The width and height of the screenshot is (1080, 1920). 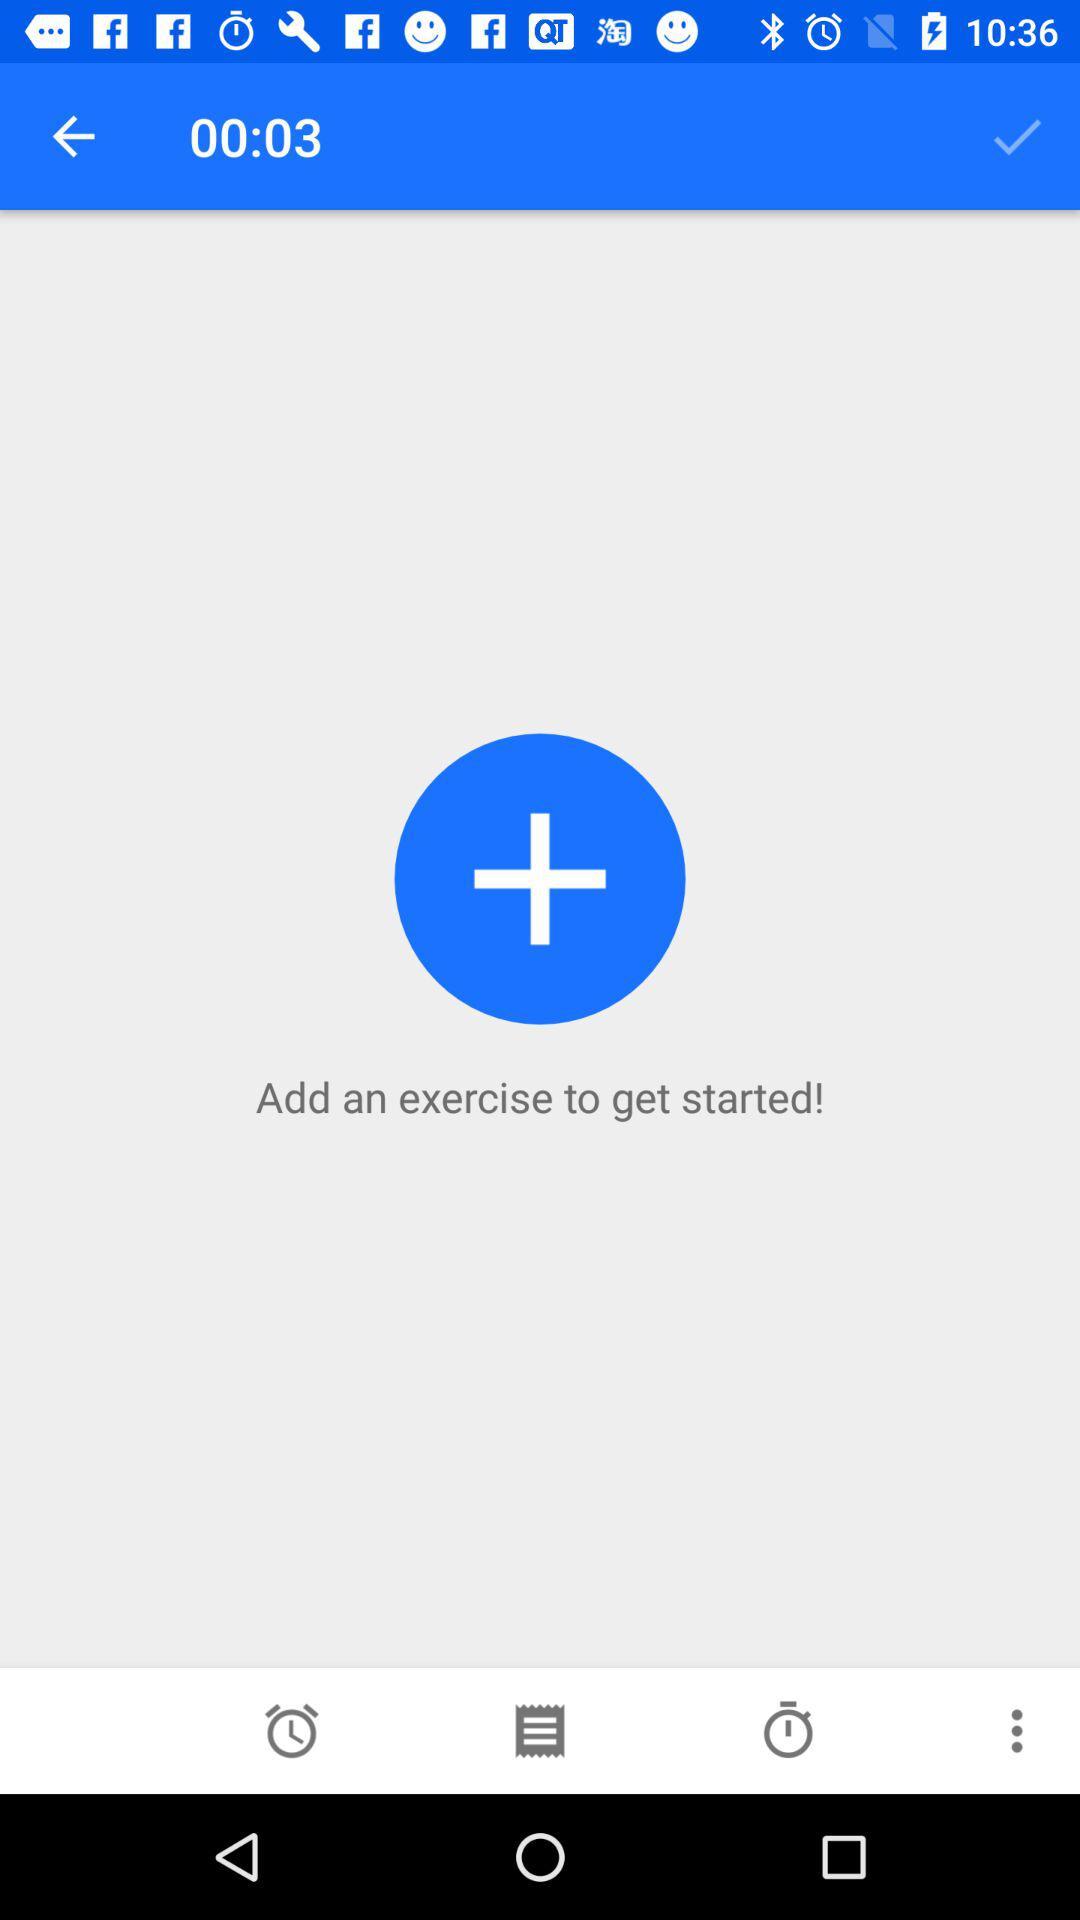 I want to click on the more icon, so click(x=538, y=1730).